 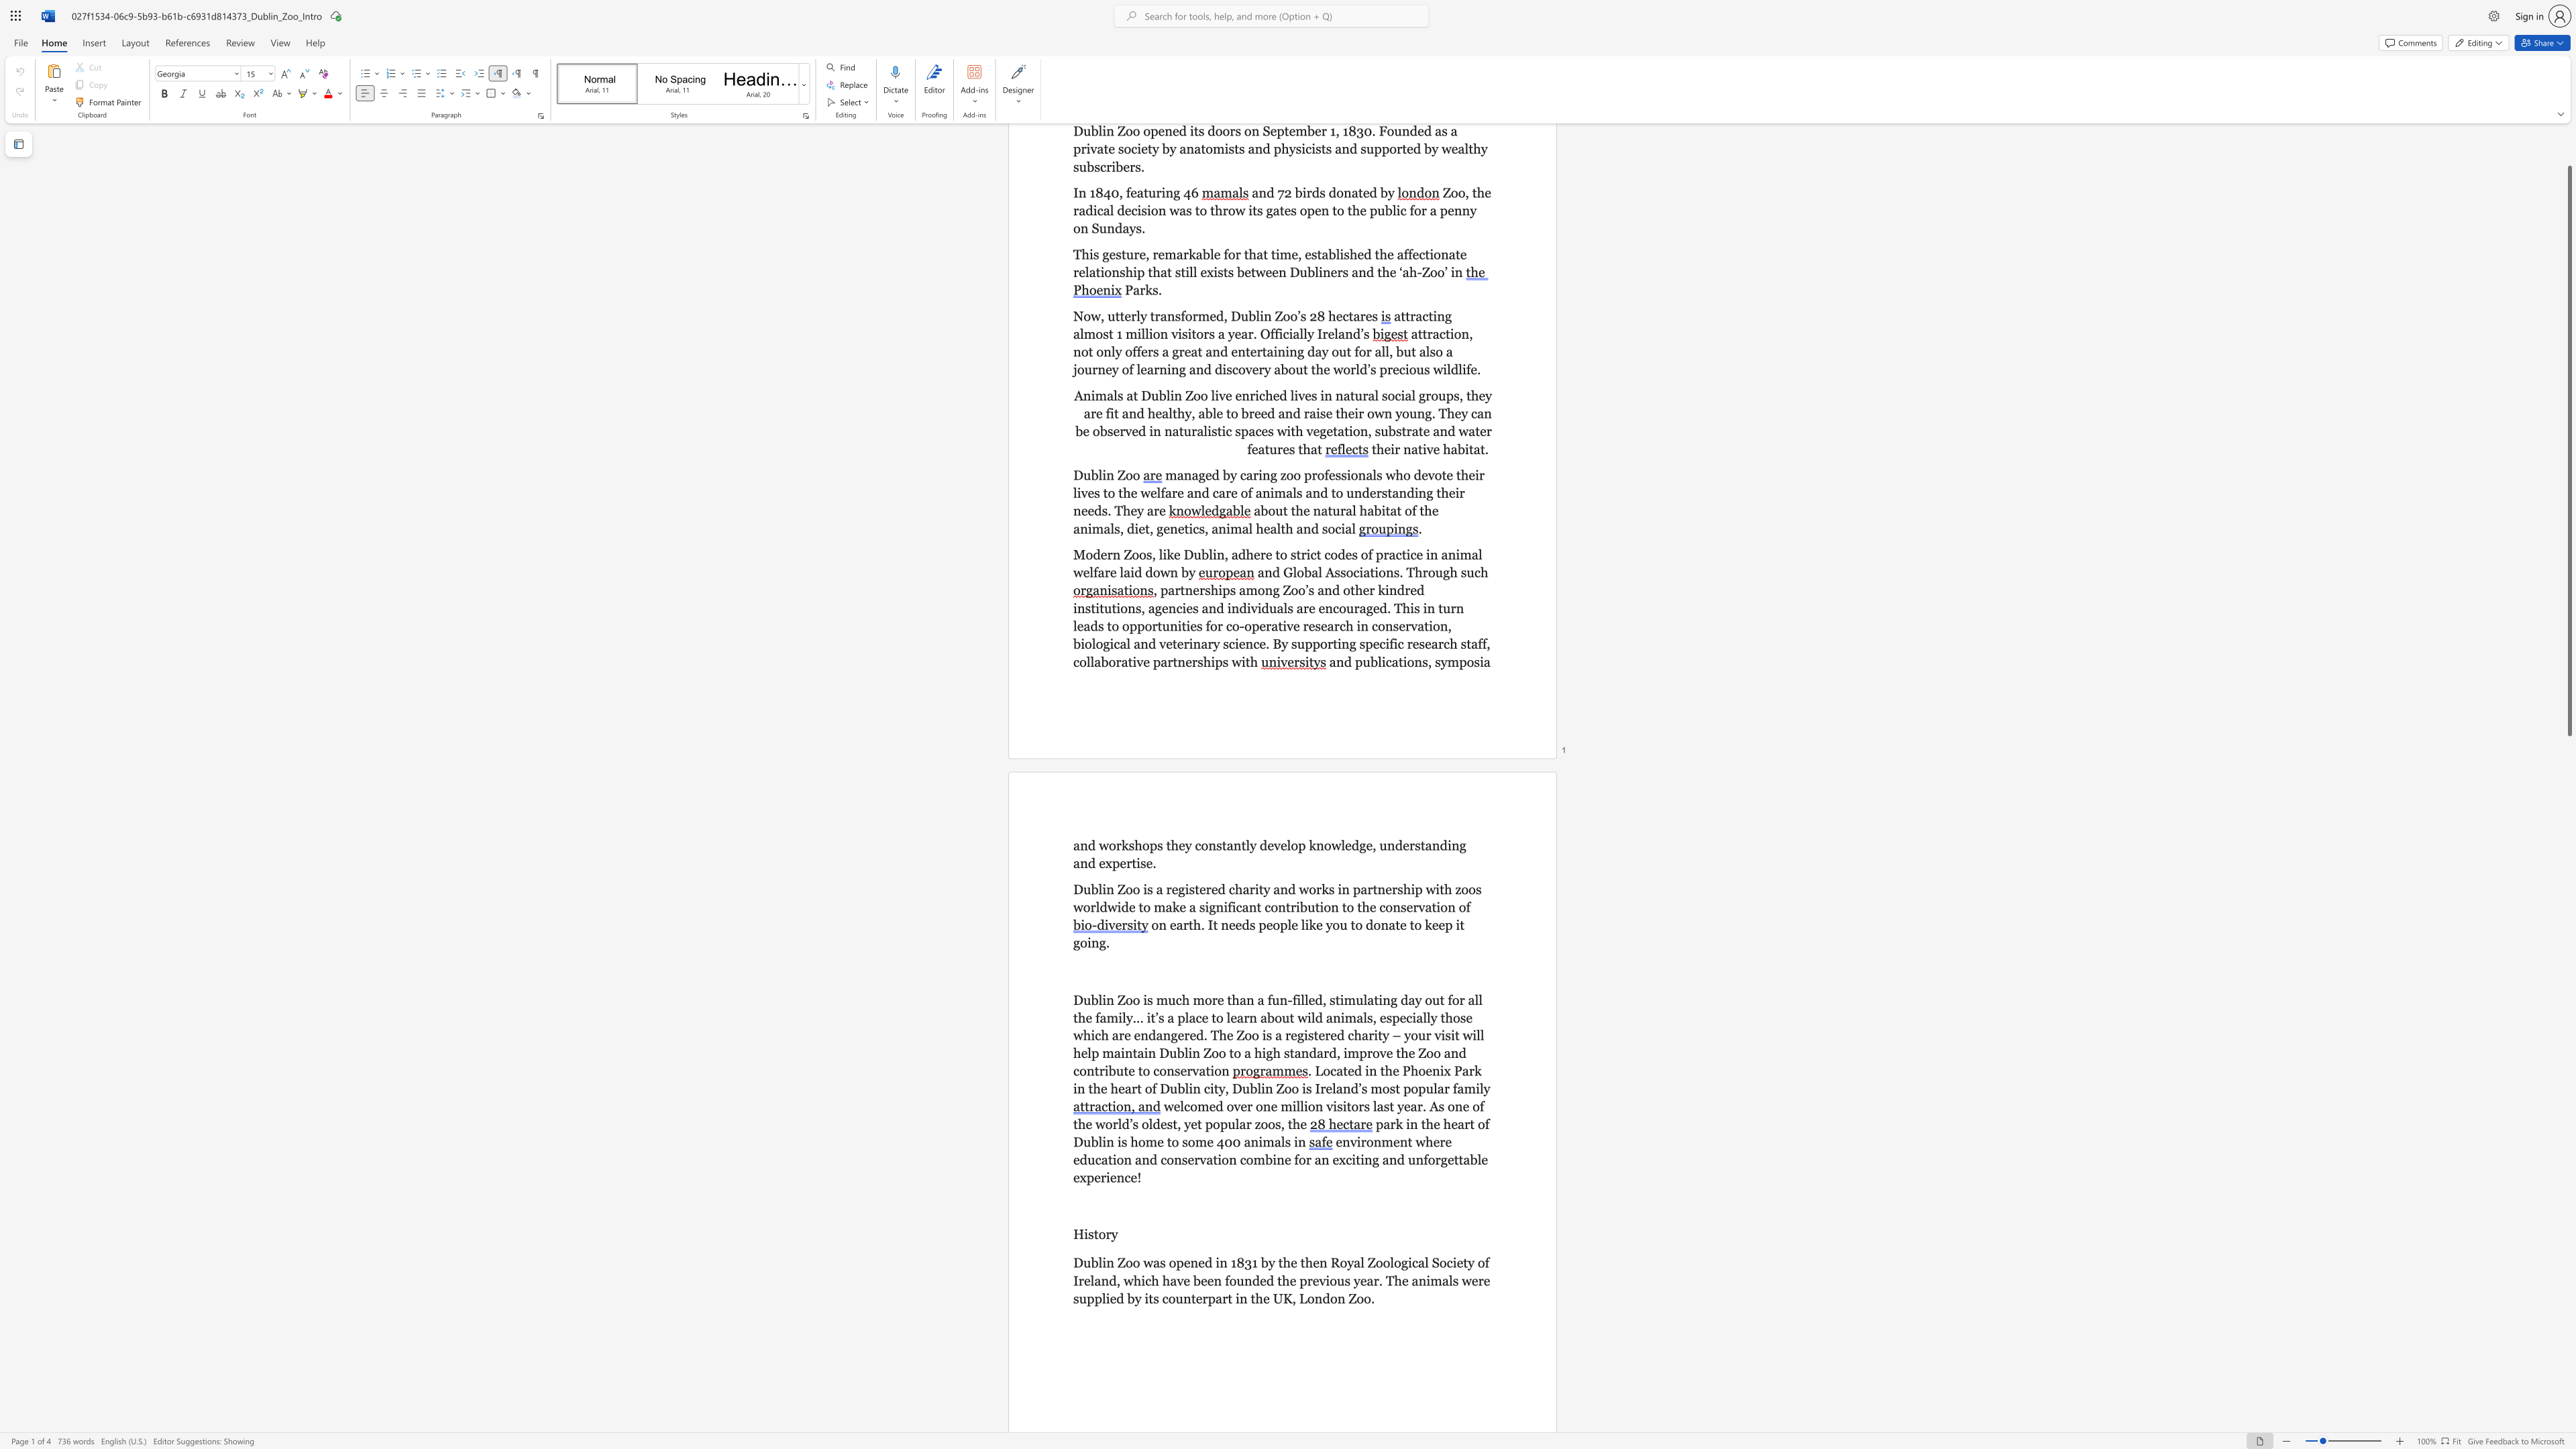 I want to click on the subset text "relationship that still exists betwe" within the text "the affectionate relationship that still exists between Dubliners and the ‘ah-Zoo’ in", so click(x=1073, y=271).